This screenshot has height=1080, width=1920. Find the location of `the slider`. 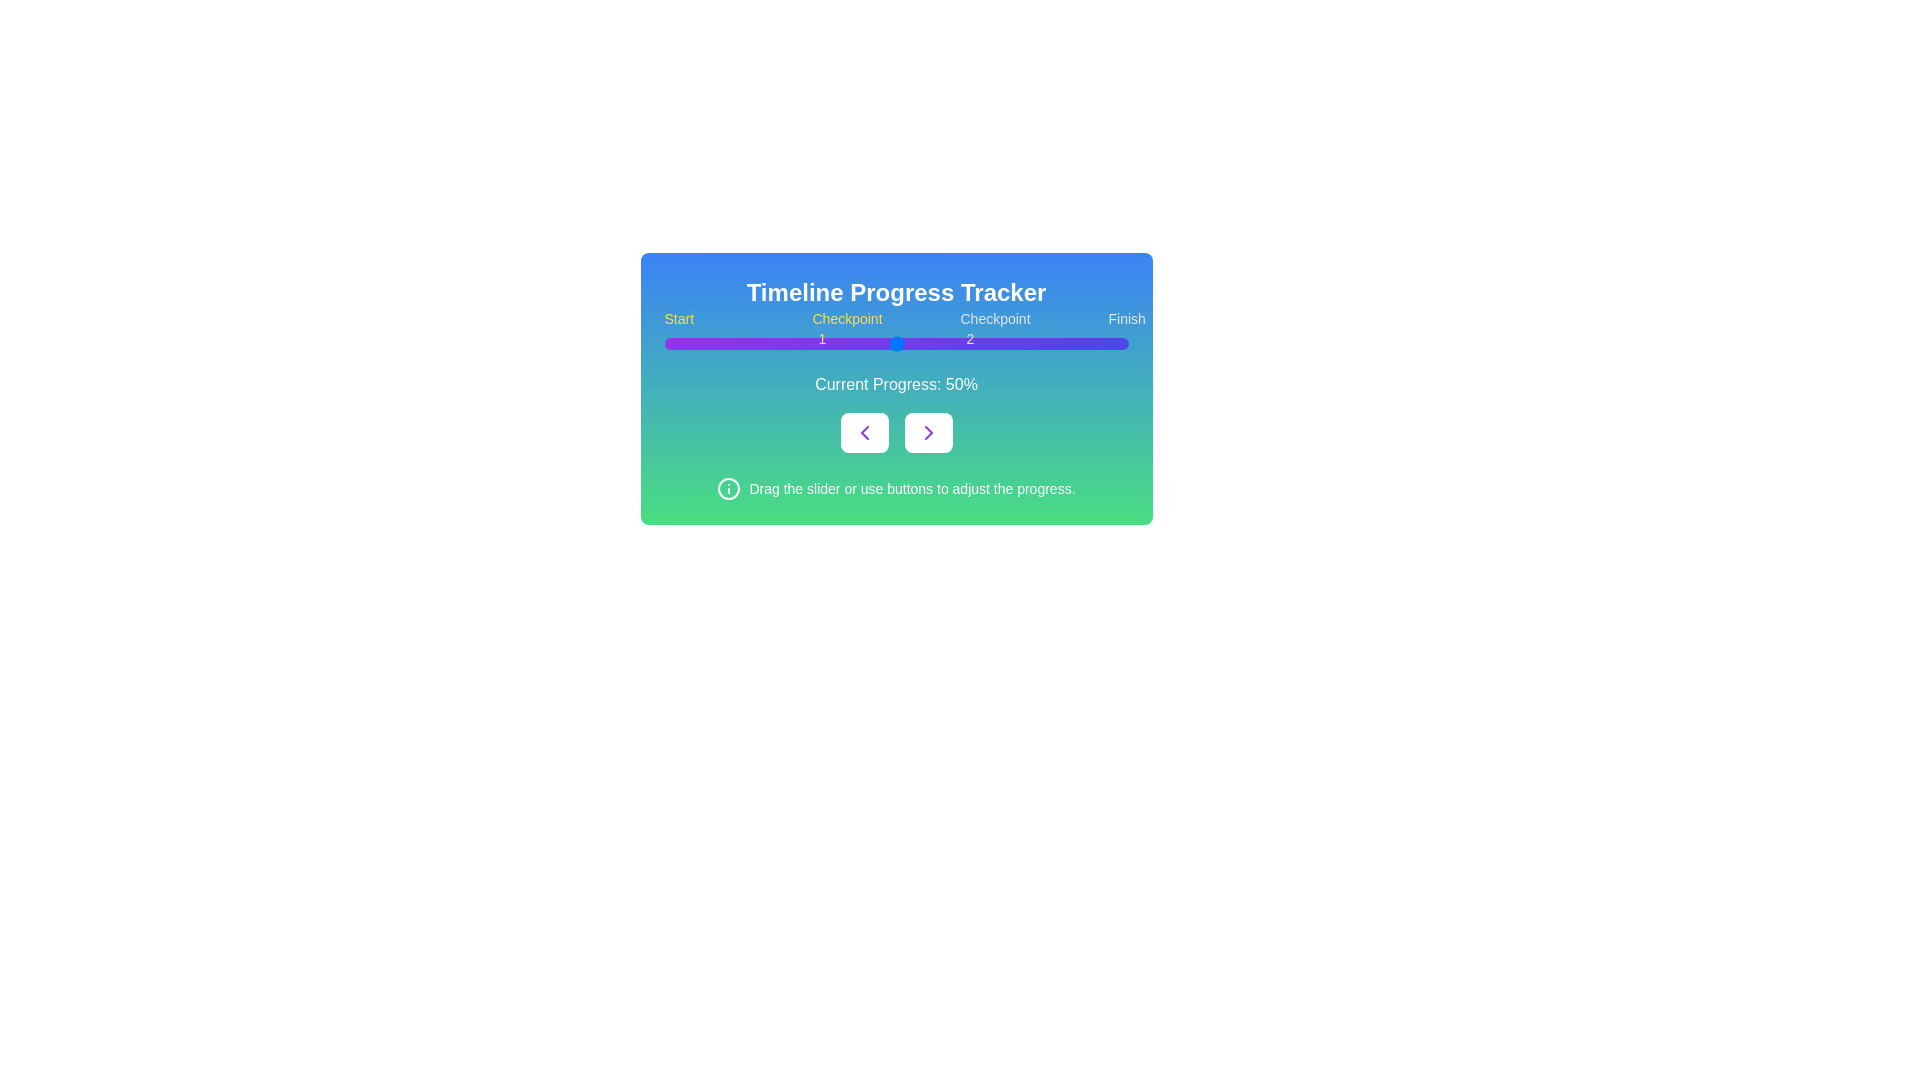

the slider is located at coordinates (1044, 342).